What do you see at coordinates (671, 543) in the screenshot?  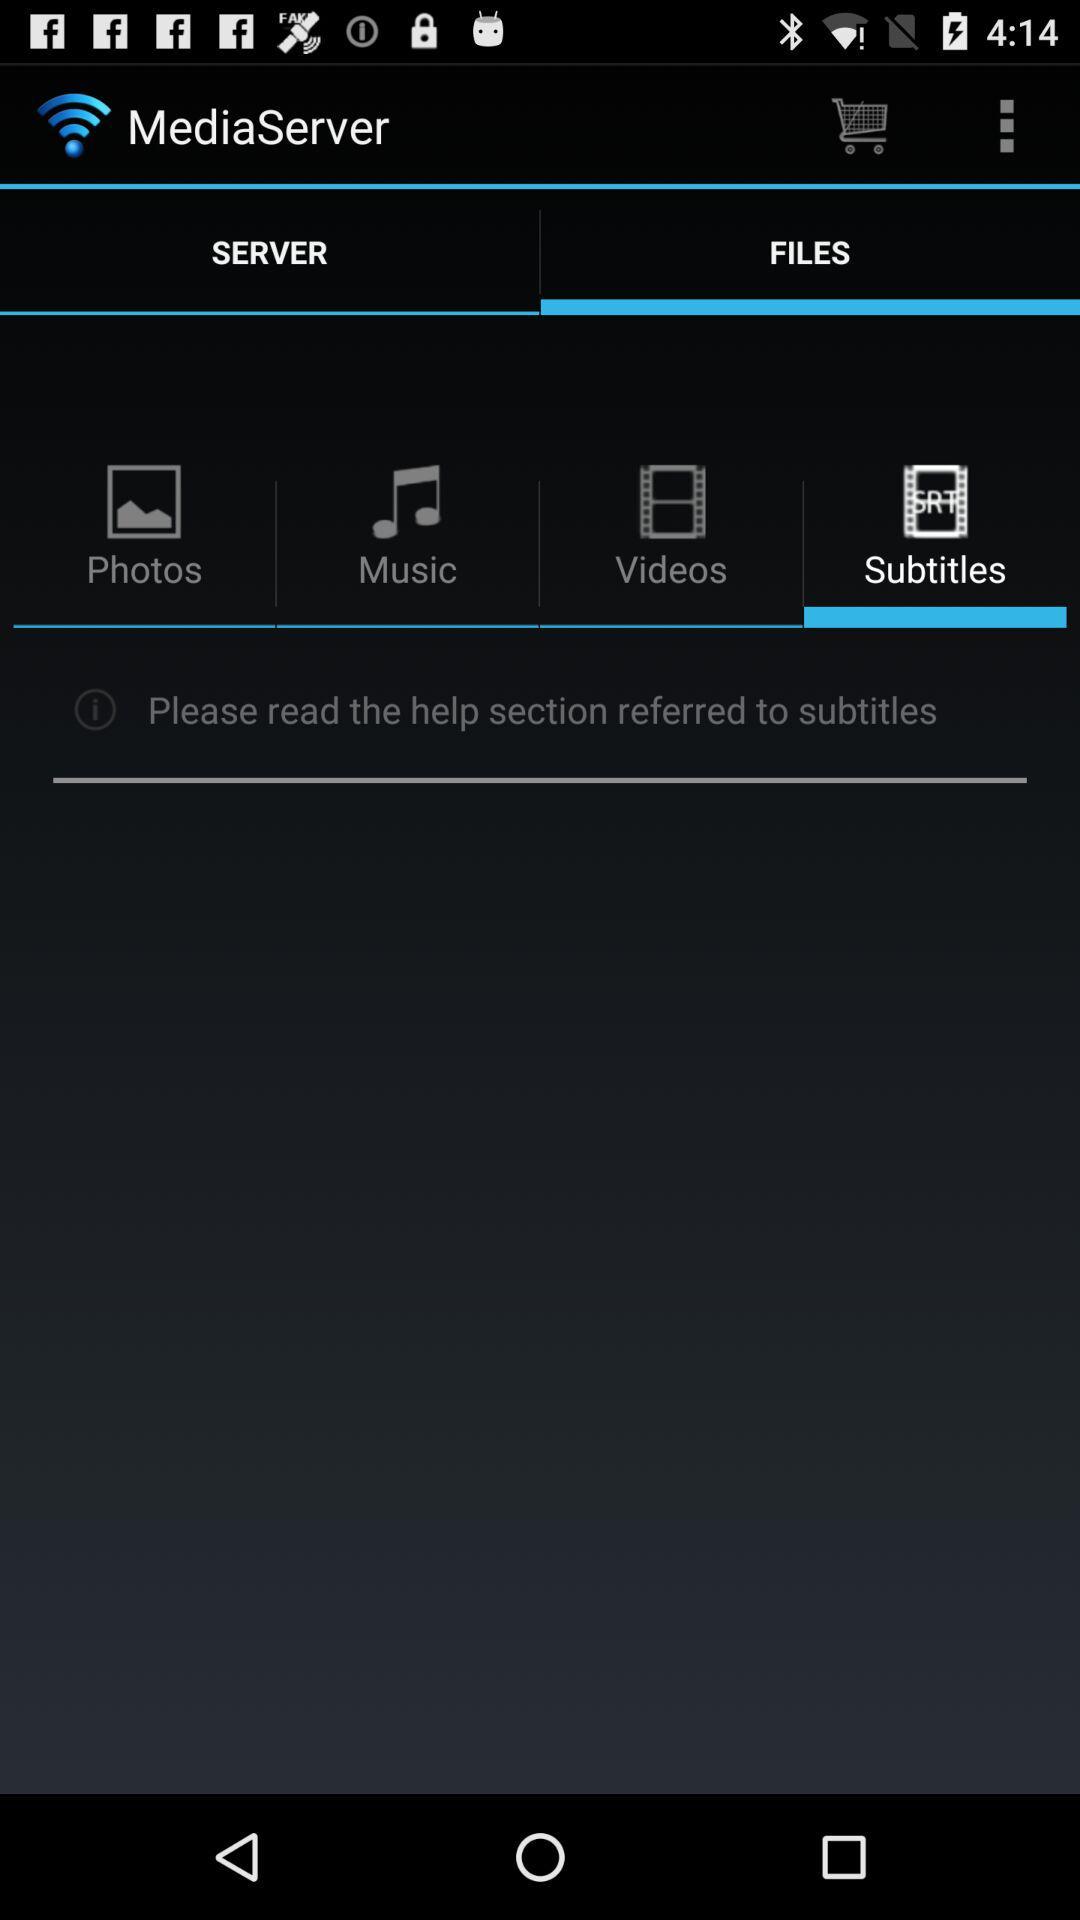 I see `option videos on page` at bounding box center [671, 543].